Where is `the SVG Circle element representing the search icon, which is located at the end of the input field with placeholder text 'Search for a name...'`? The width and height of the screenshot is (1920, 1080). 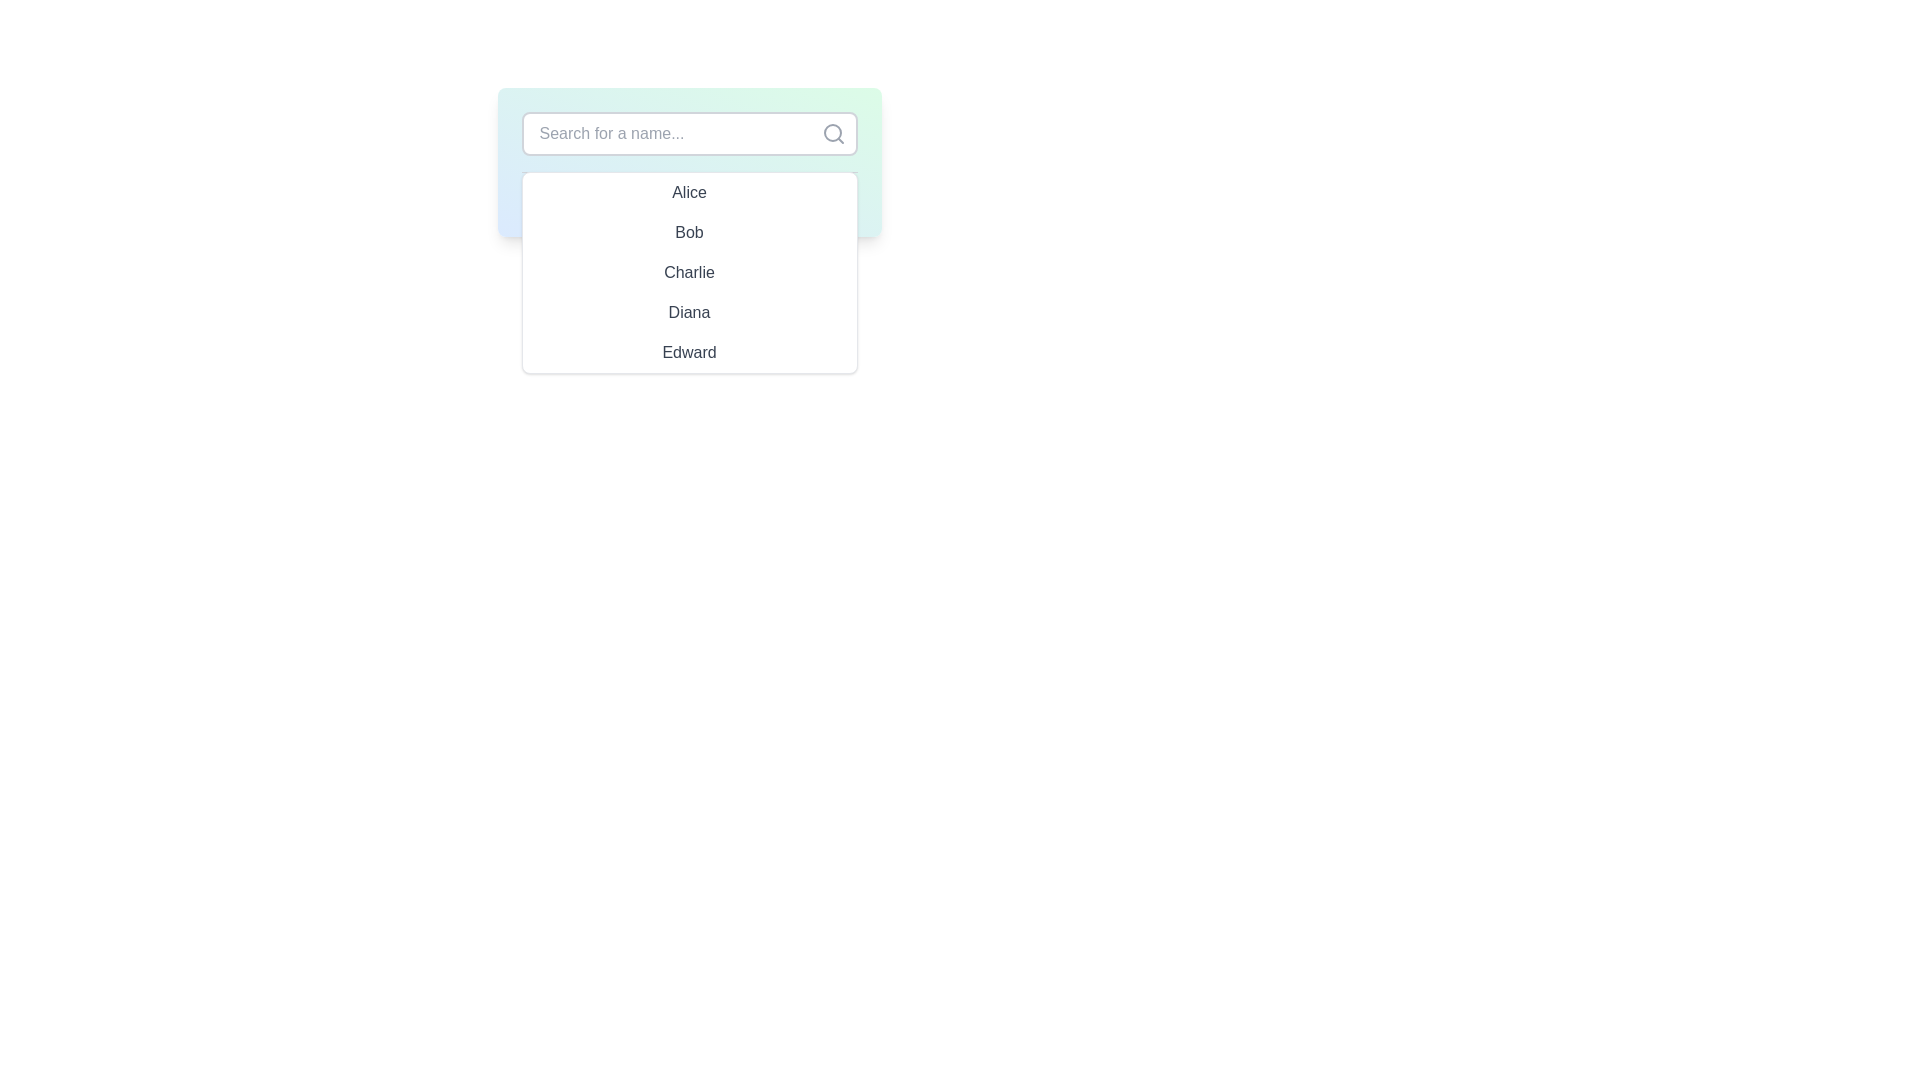
the SVG Circle element representing the search icon, which is located at the end of the input field with placeholder text 'Search for a name...' is located at coordinates (832, 132).